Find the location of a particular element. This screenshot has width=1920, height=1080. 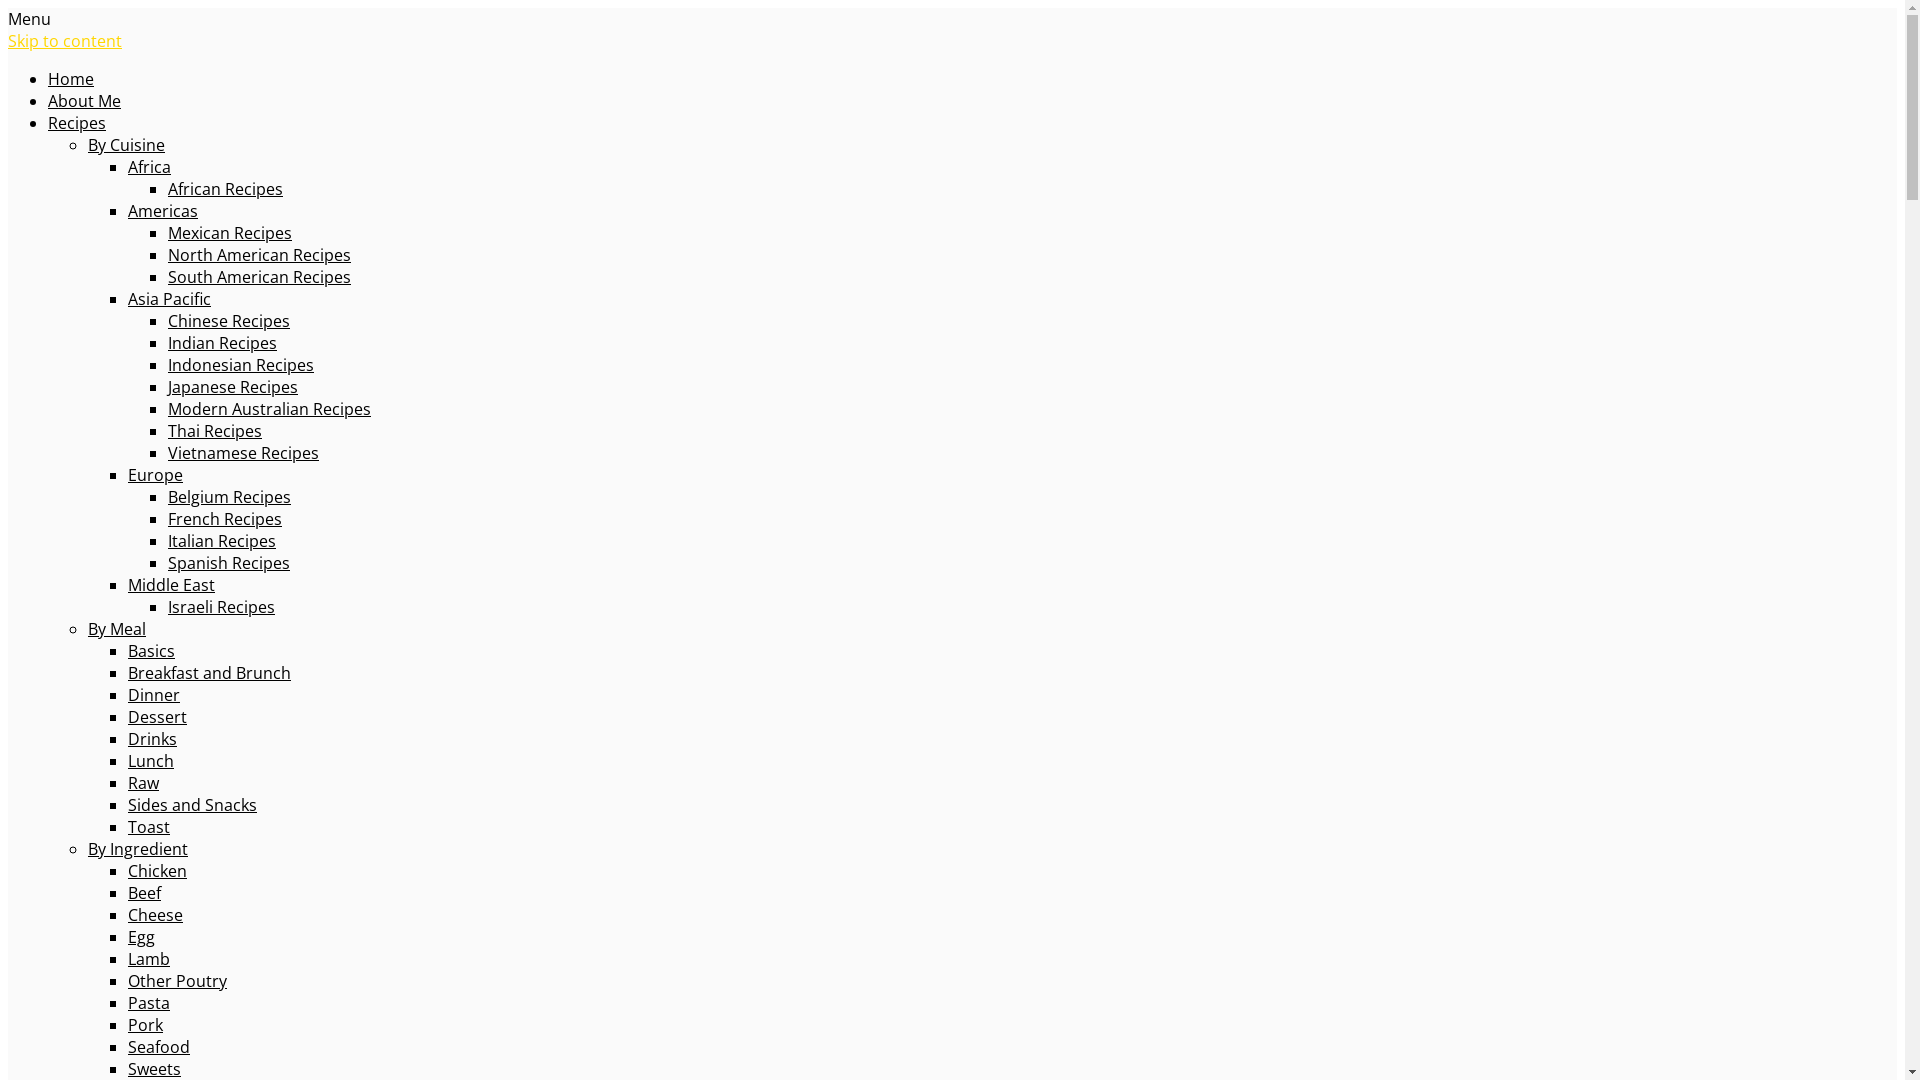

'About Me' is located at coordinates (48, 100).